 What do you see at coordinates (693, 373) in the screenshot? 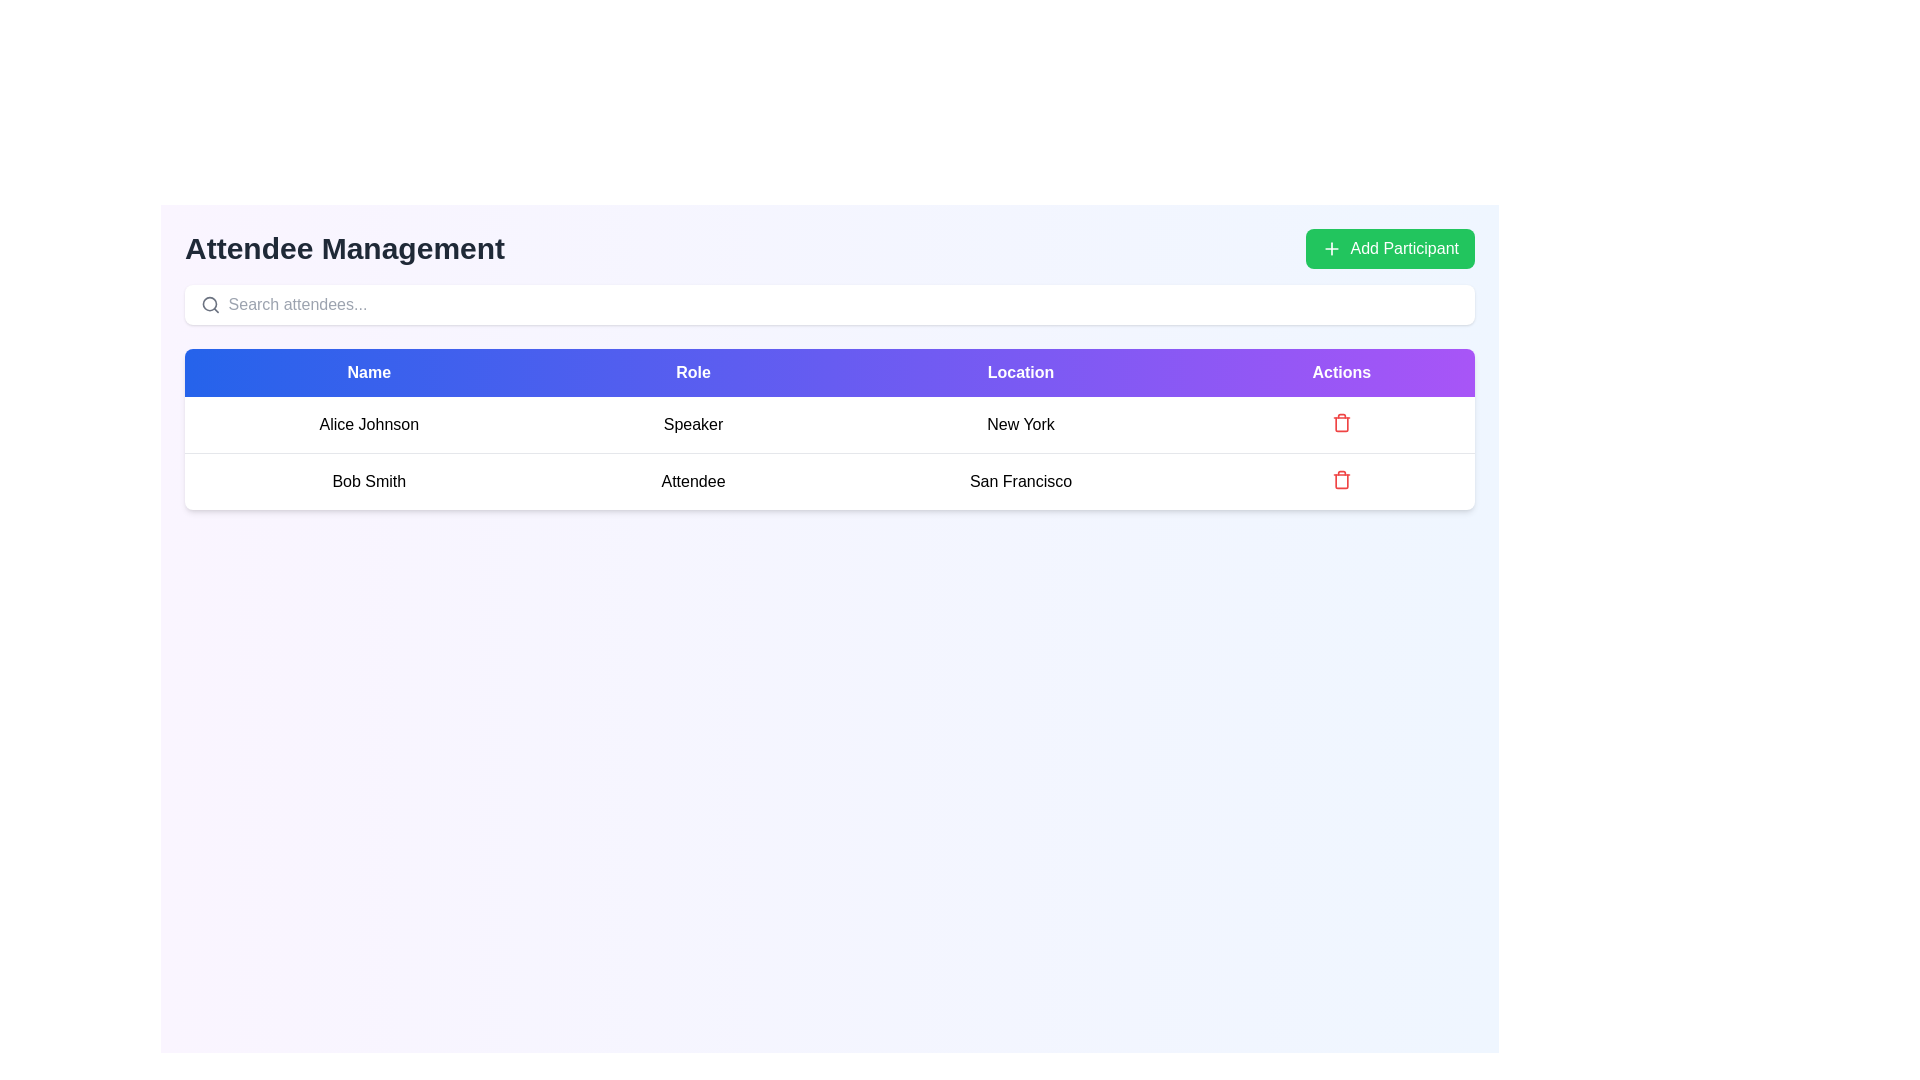
I see `the header cell displaying 'Role' with bold white text on a purple background, located in the second position of the table header row` at bounding box center [693, 373].